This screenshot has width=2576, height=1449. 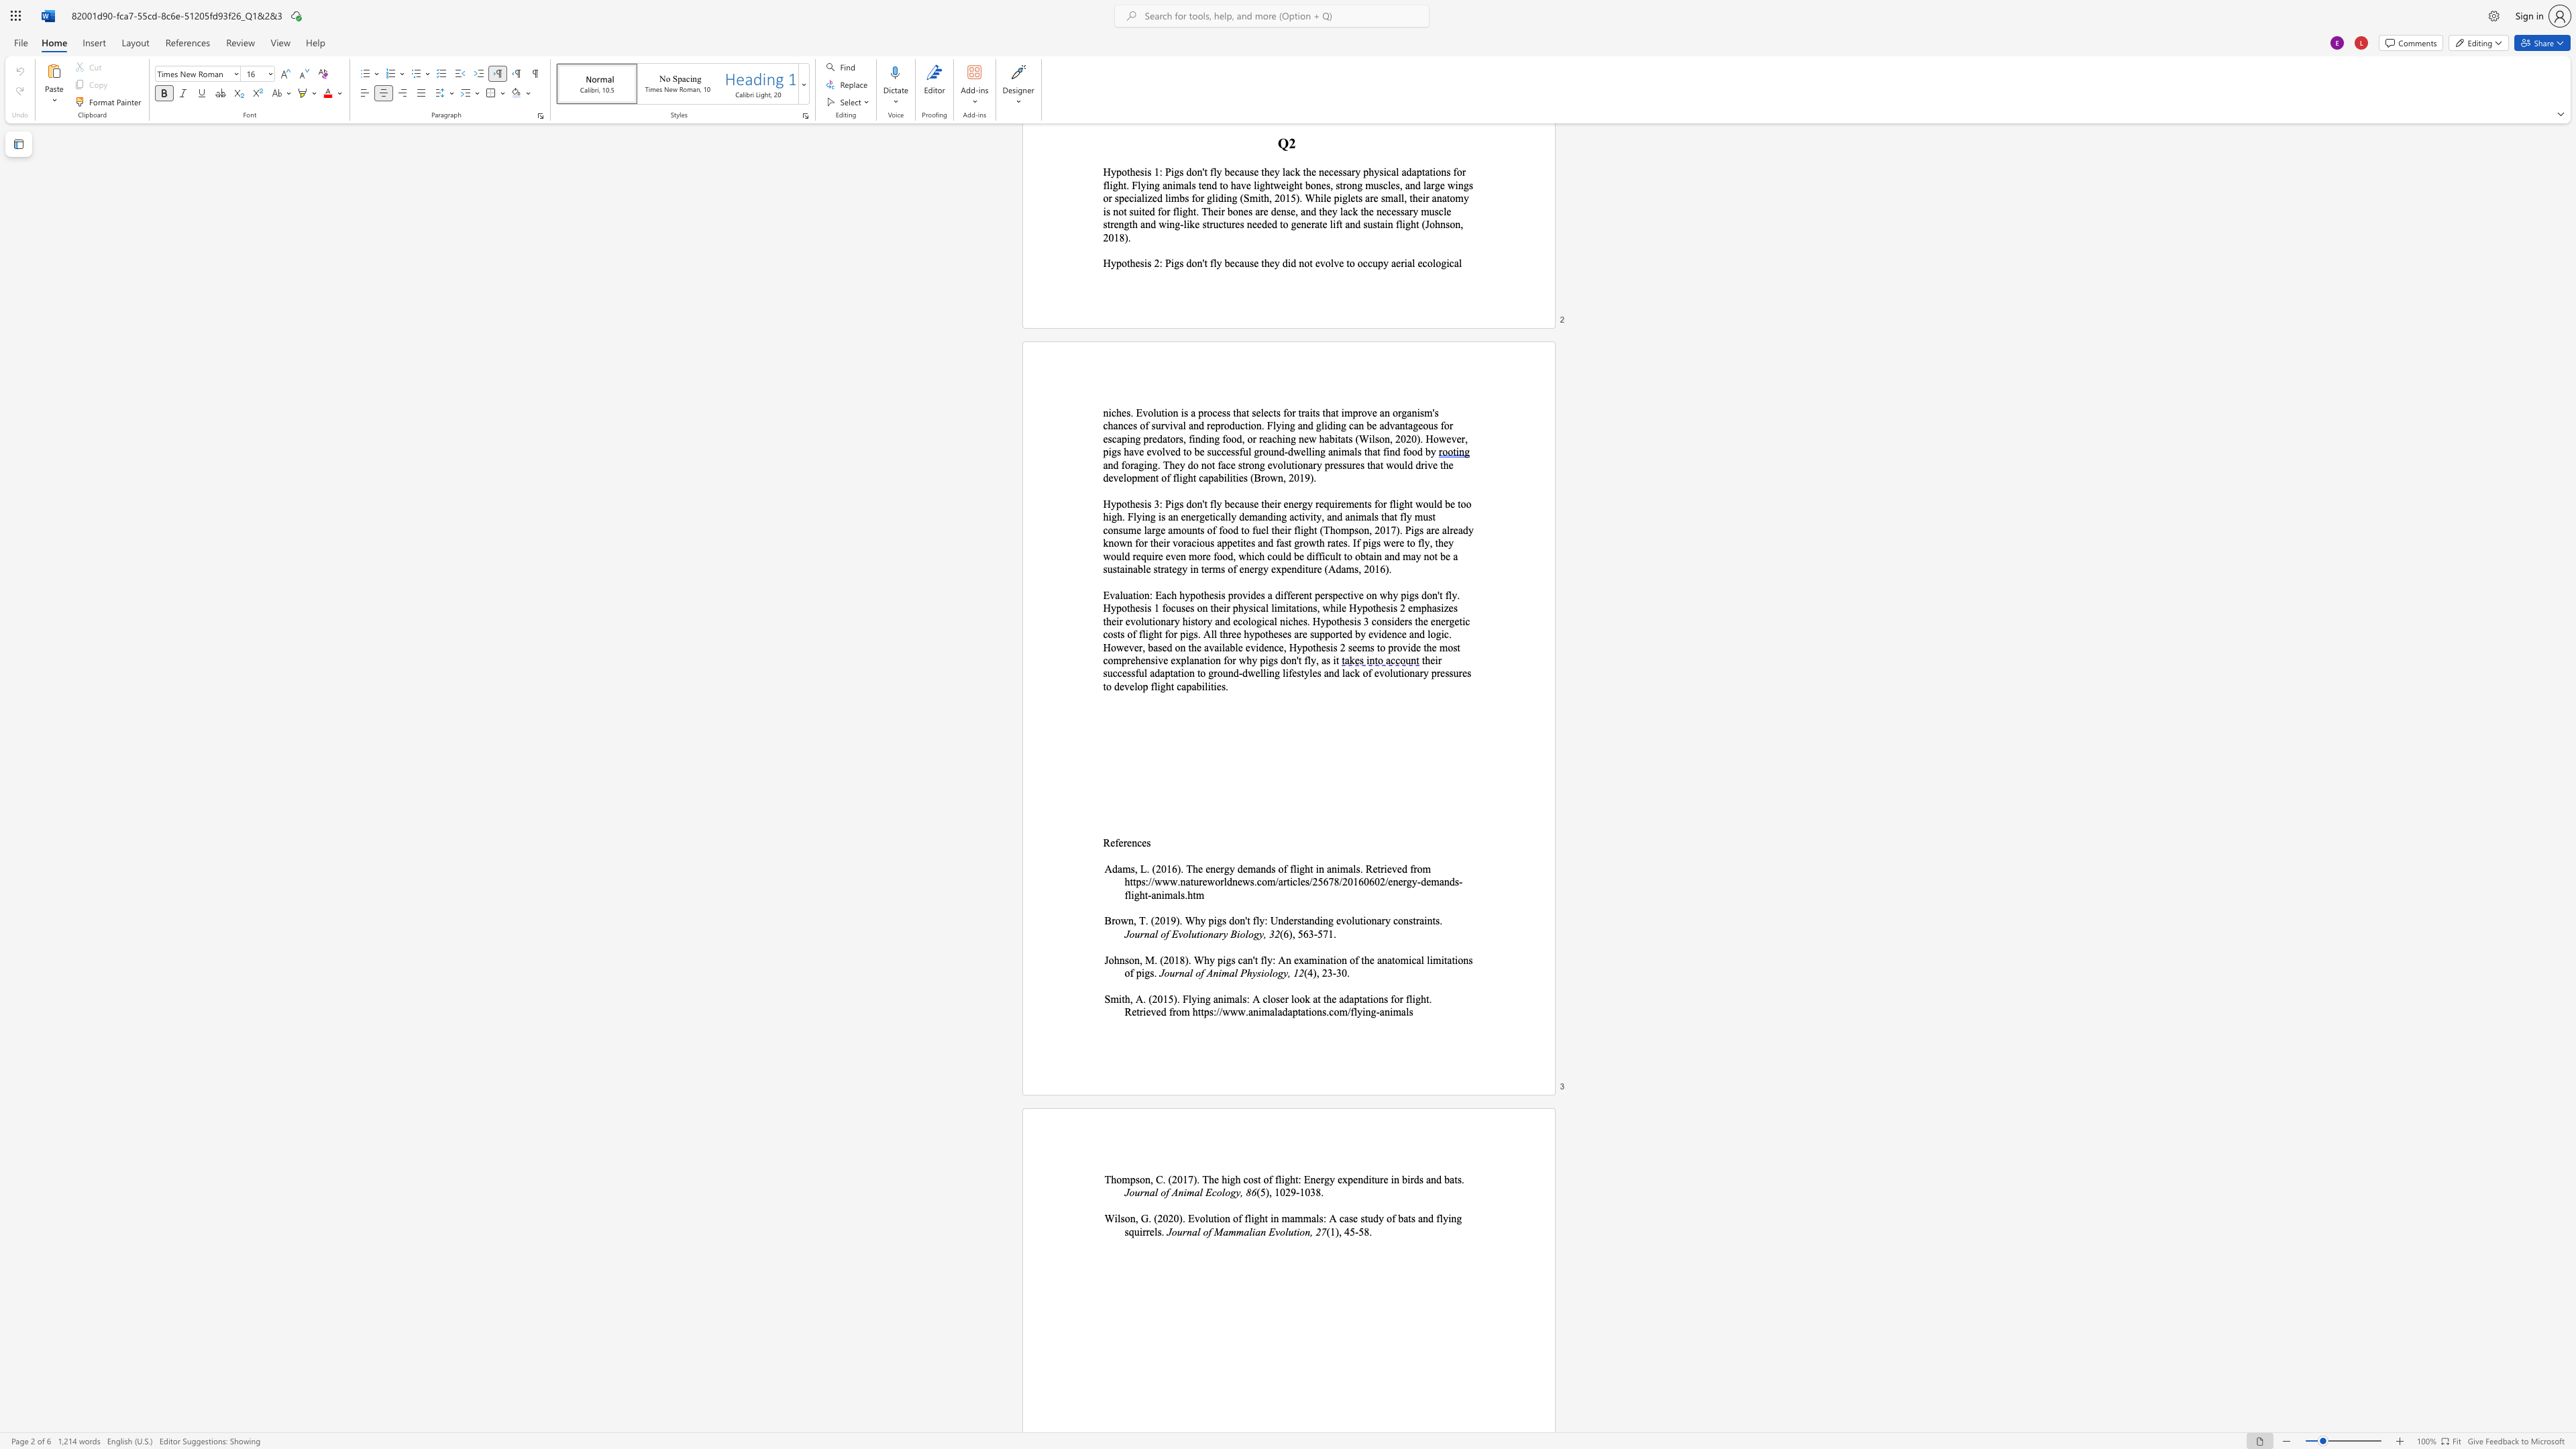 I want to click on the subset text "019). Why pi" within the text "Brown, T. (2019). Why pigs", so click(x=1159, y=919).